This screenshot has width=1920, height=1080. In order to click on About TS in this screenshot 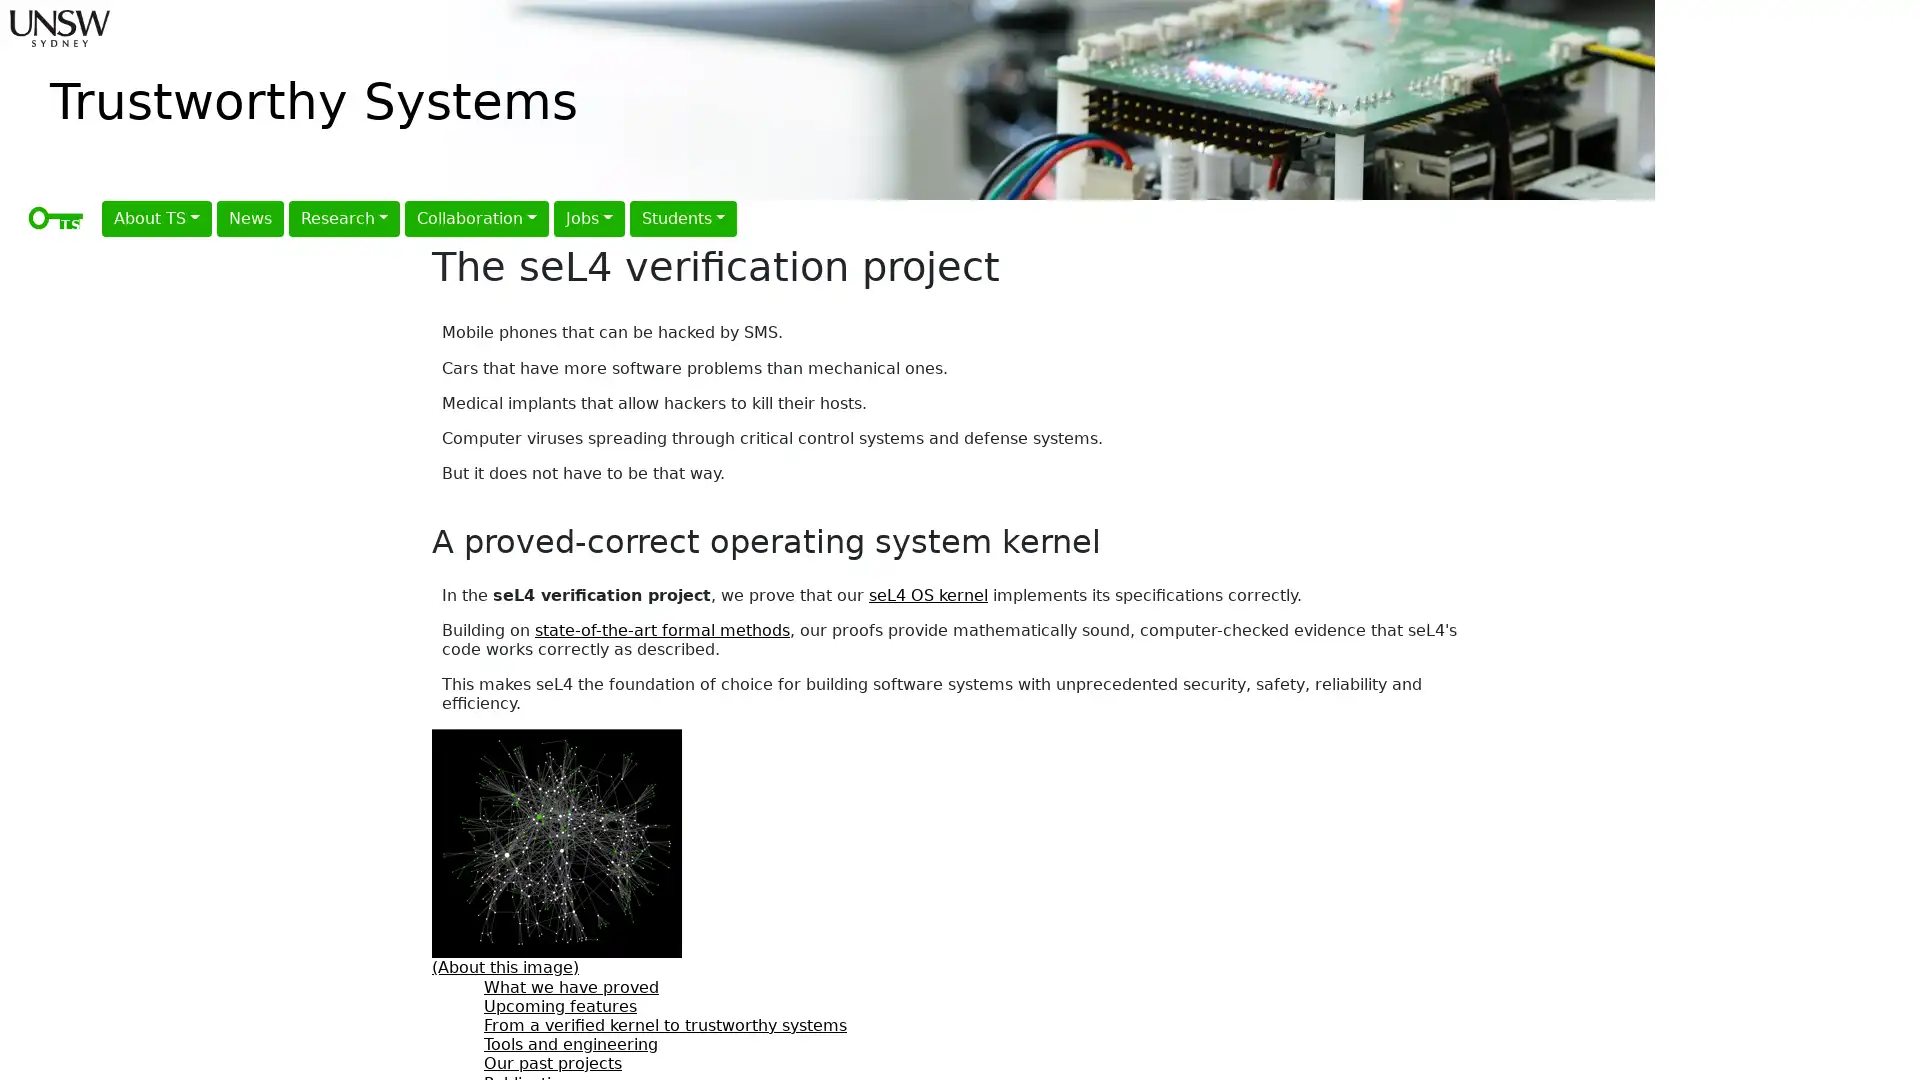, I will do `click(155, 218)`.